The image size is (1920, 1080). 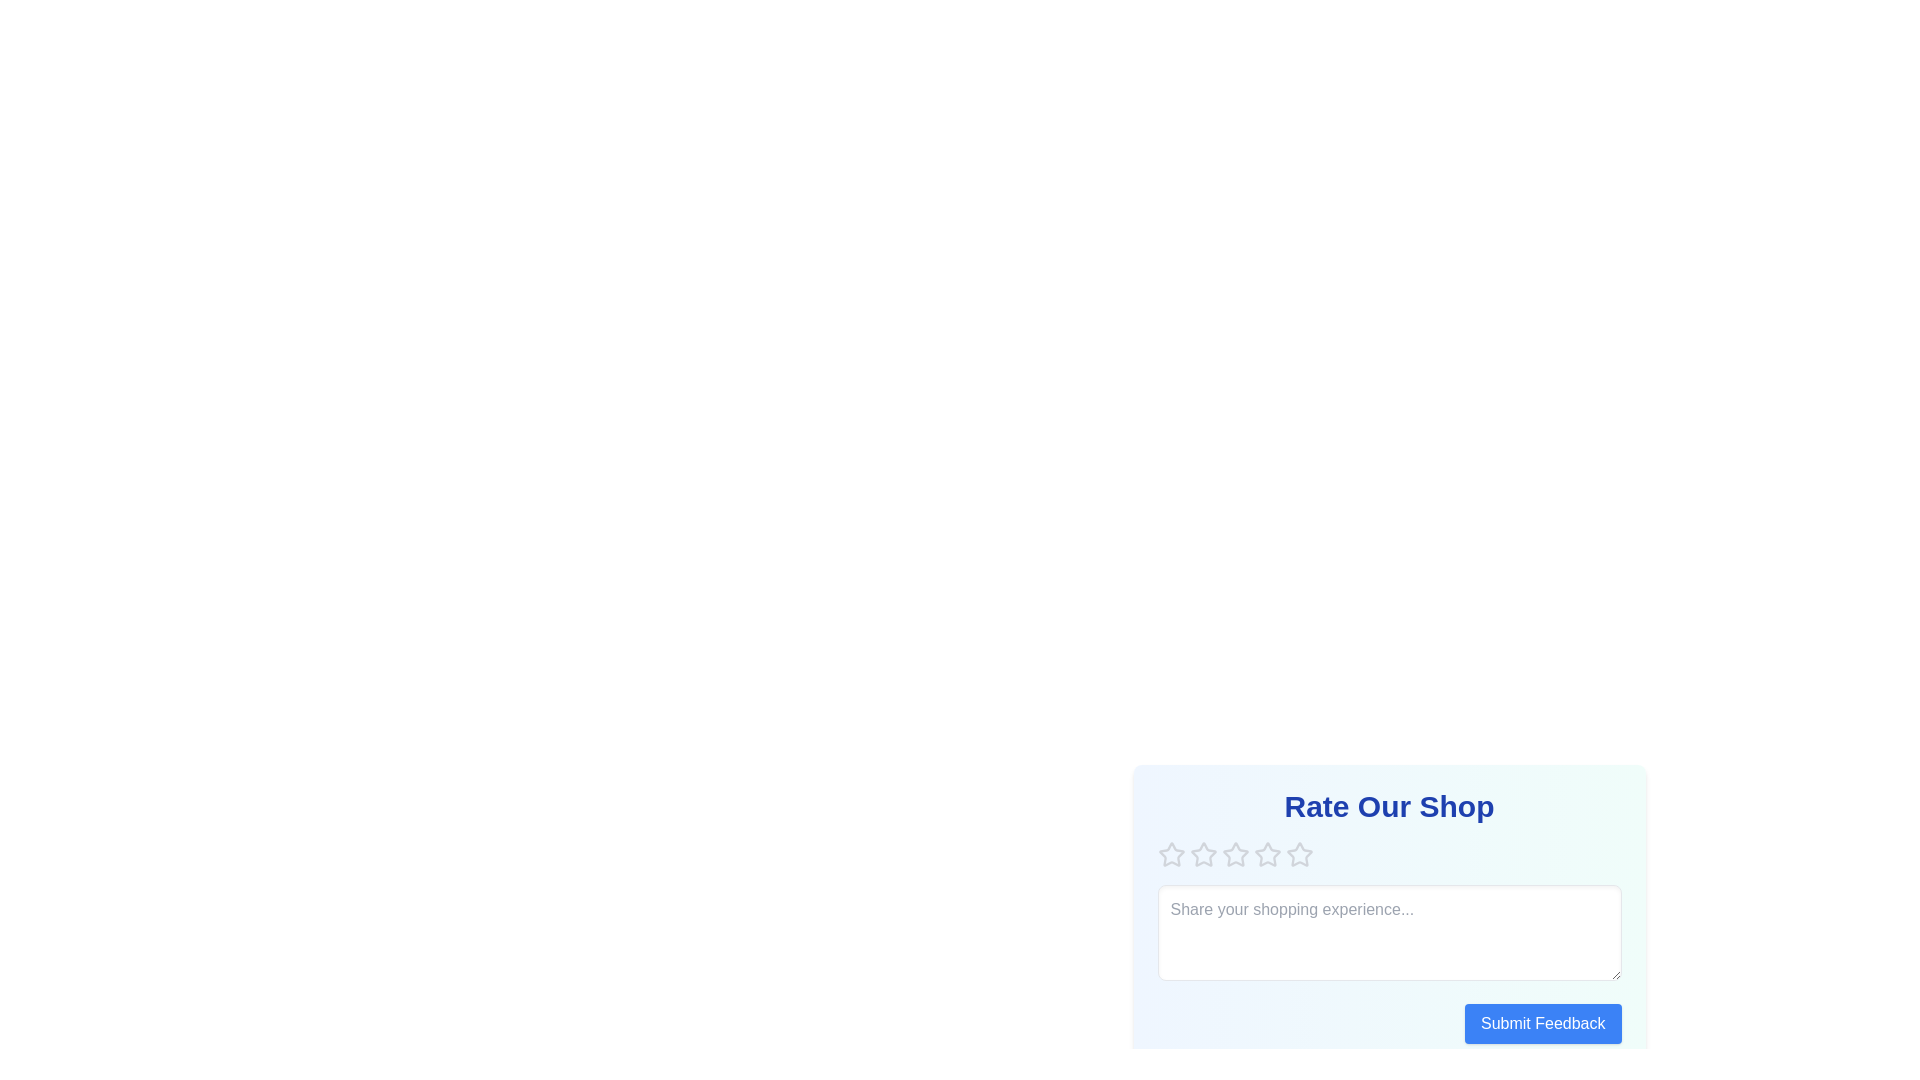 I want to click on the star corresponding to the rating 2, so click(x=1202, y=855).